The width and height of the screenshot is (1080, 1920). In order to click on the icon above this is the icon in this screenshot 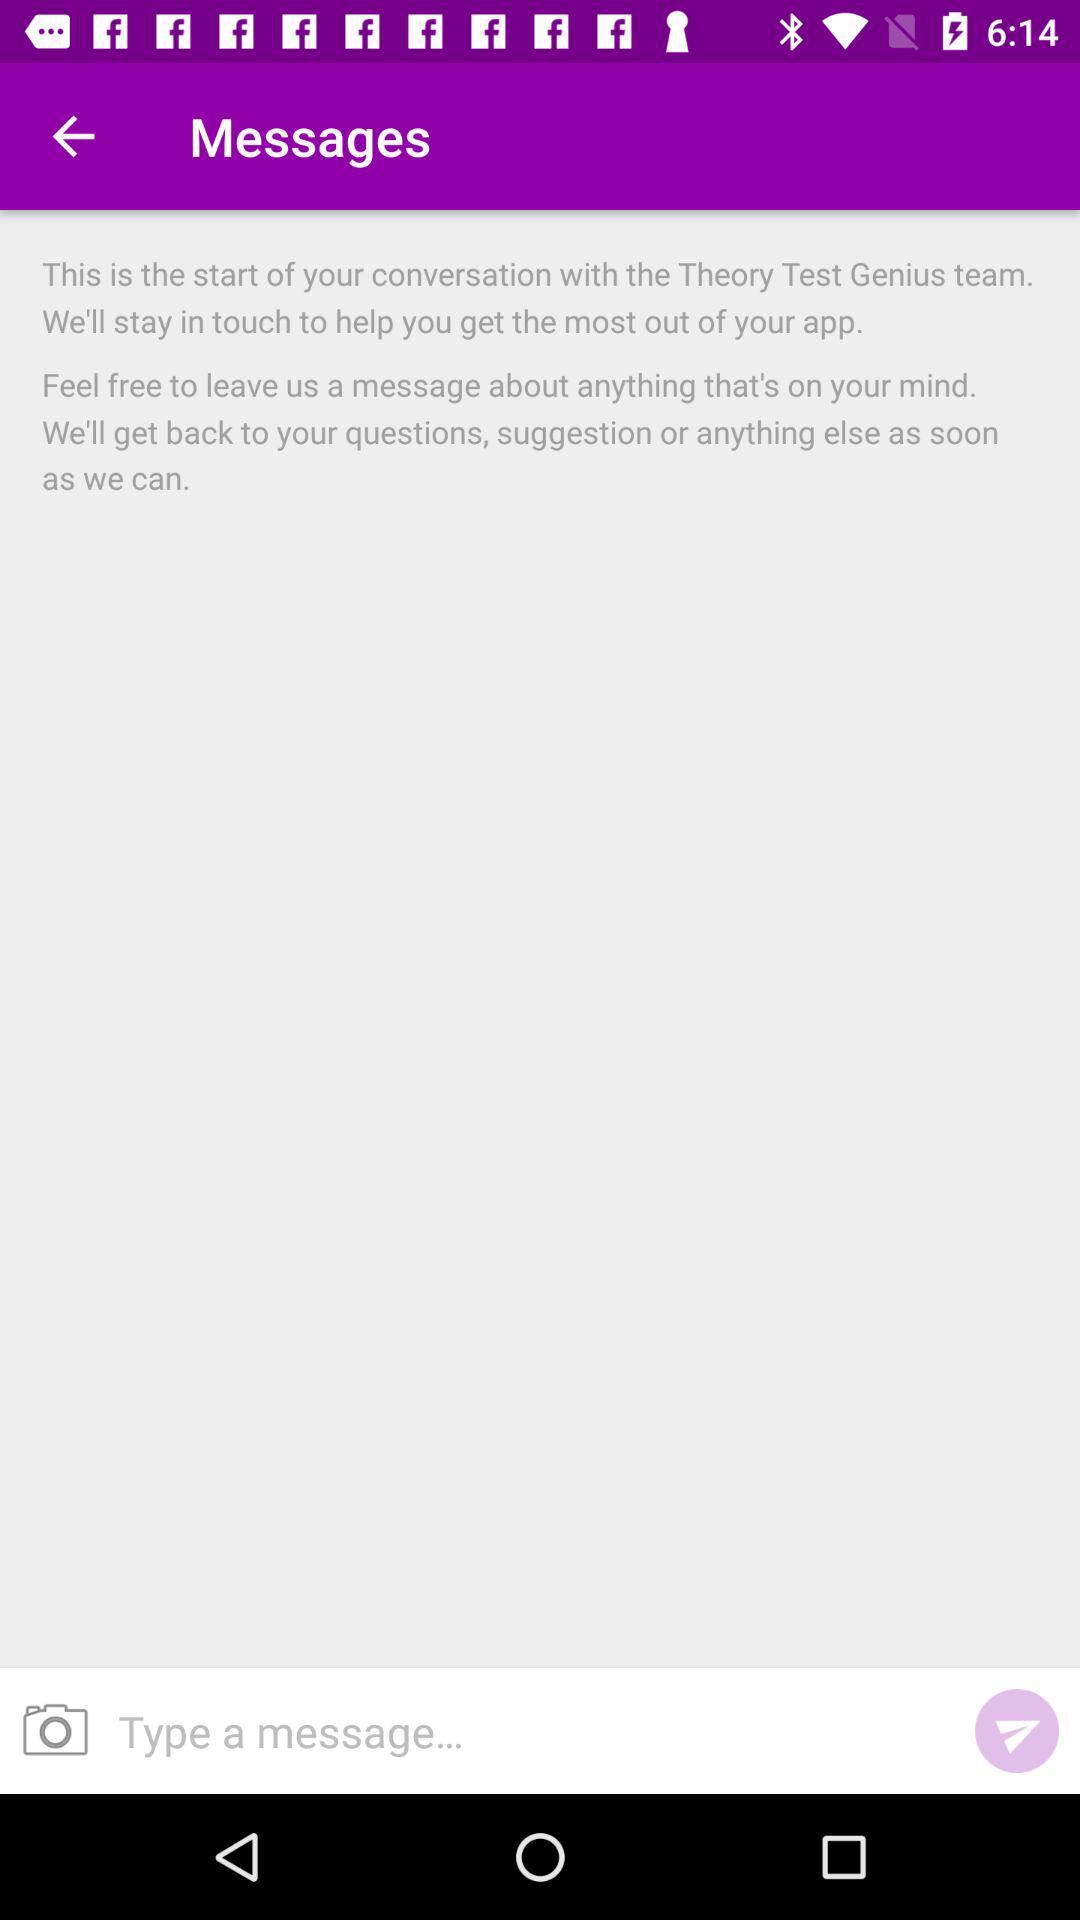, I will do `click(72, 135)`.